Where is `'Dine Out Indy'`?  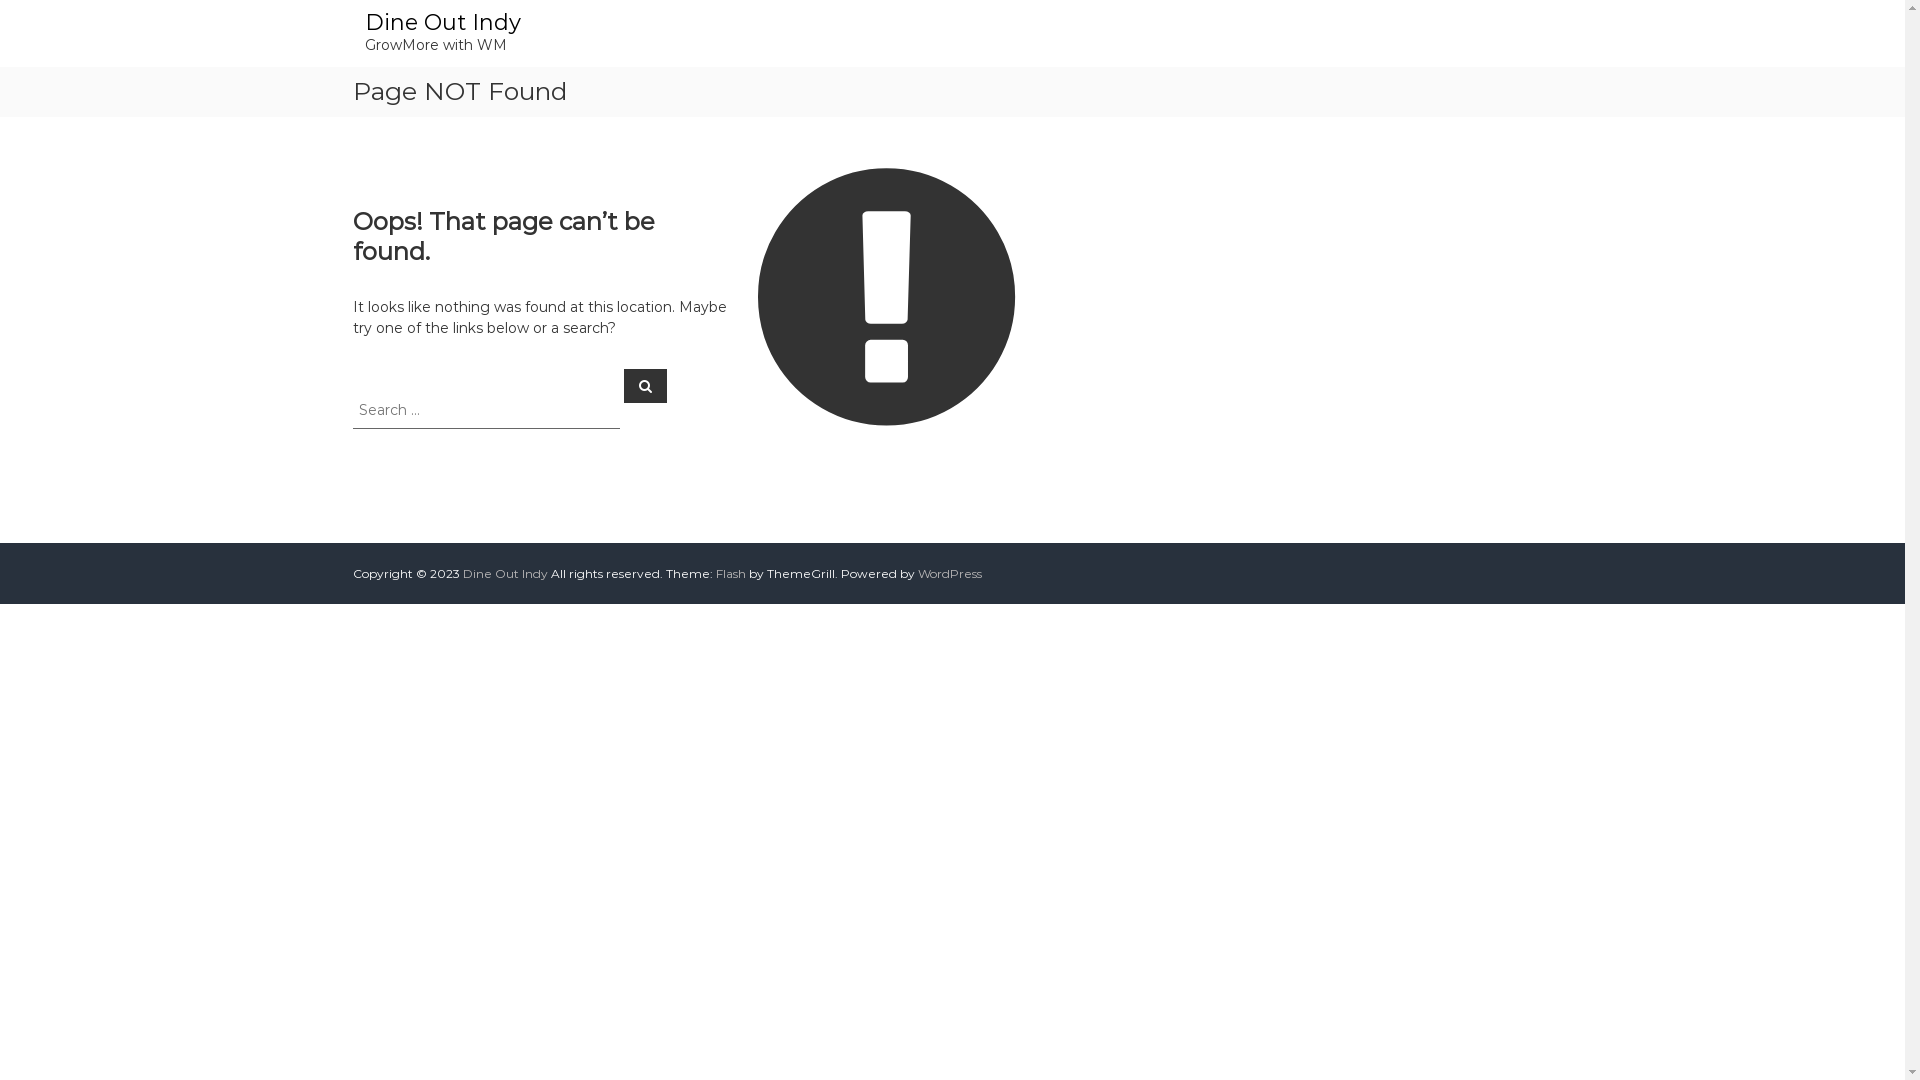 'Dine Out Indy' is located at coordinates (440, 22).